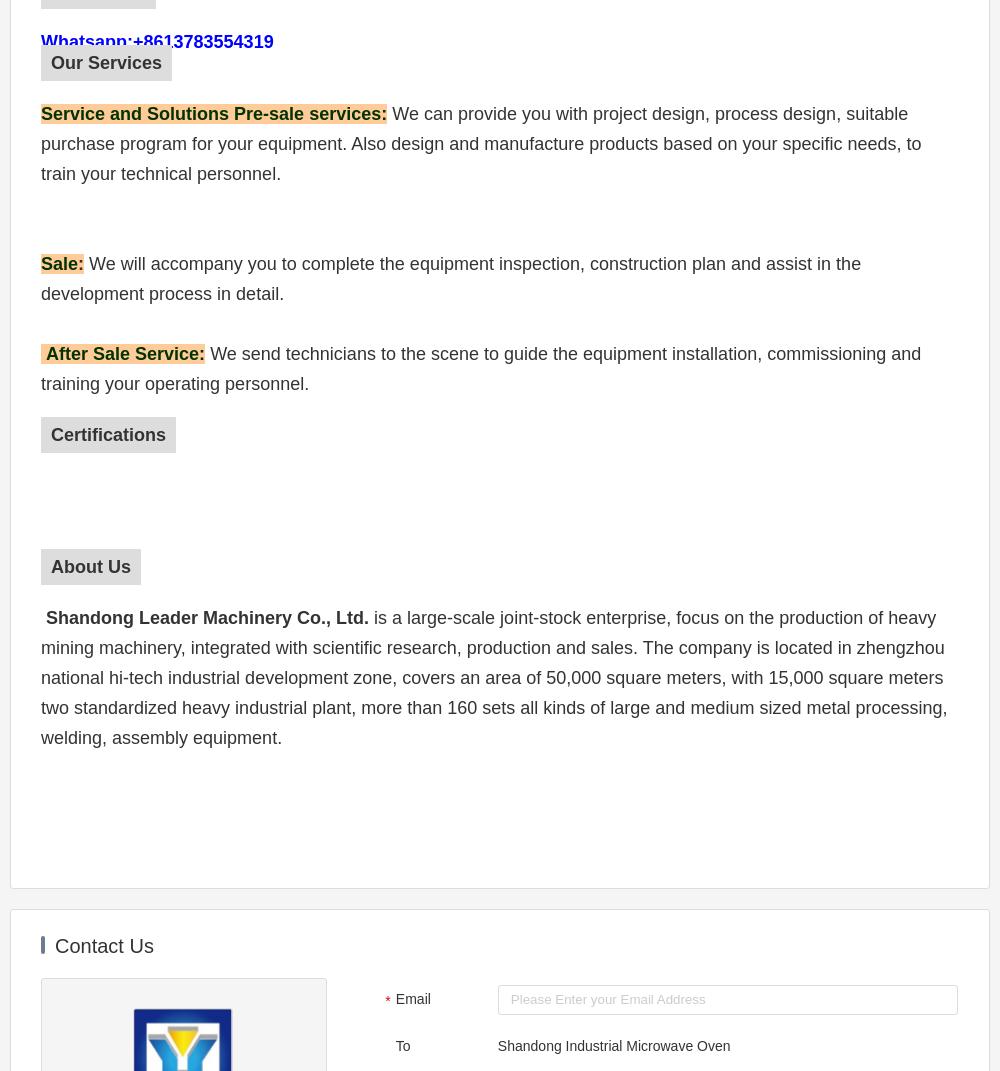 The image size is (1000, 1071). Describe the element at coordinates (41, 677) in the screenshot. I see `'is a large-scale joint-stock enterprise, focus on the production of heavy mining machinery, integrated with scientific research, production and sales. The company is located in zhengzhou national hi-tech industrial development zone, covers an area of 50,000 square meters, with 15,000 square meters two standardized heavy industrial plant, more than 160 sets all kinds of large and medium sized metal processing, welding, assembly equipment.'` at that location.